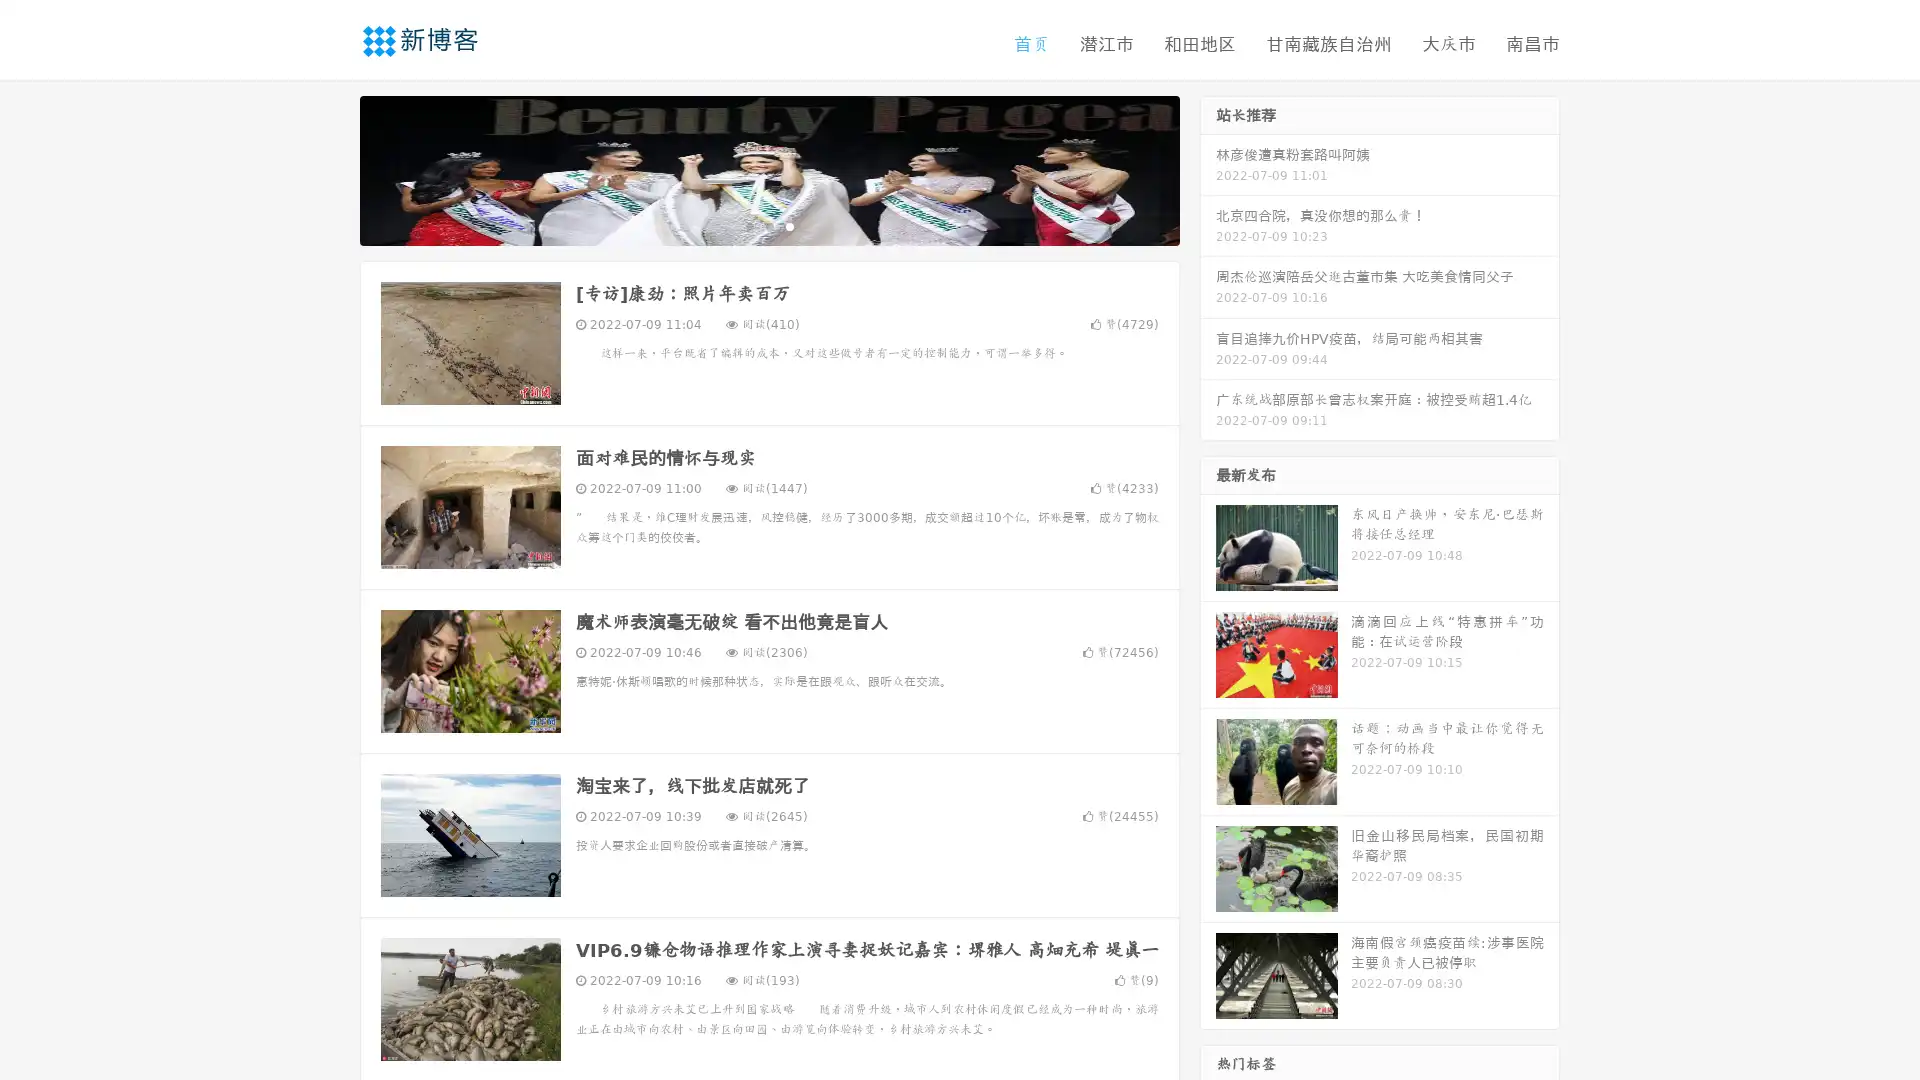 This screenshot has height=1080, width=1920. What do you see at coordinates (748, 225) in the screenshot?
I see `Go to slide 1` at bounding box center [748, 225].